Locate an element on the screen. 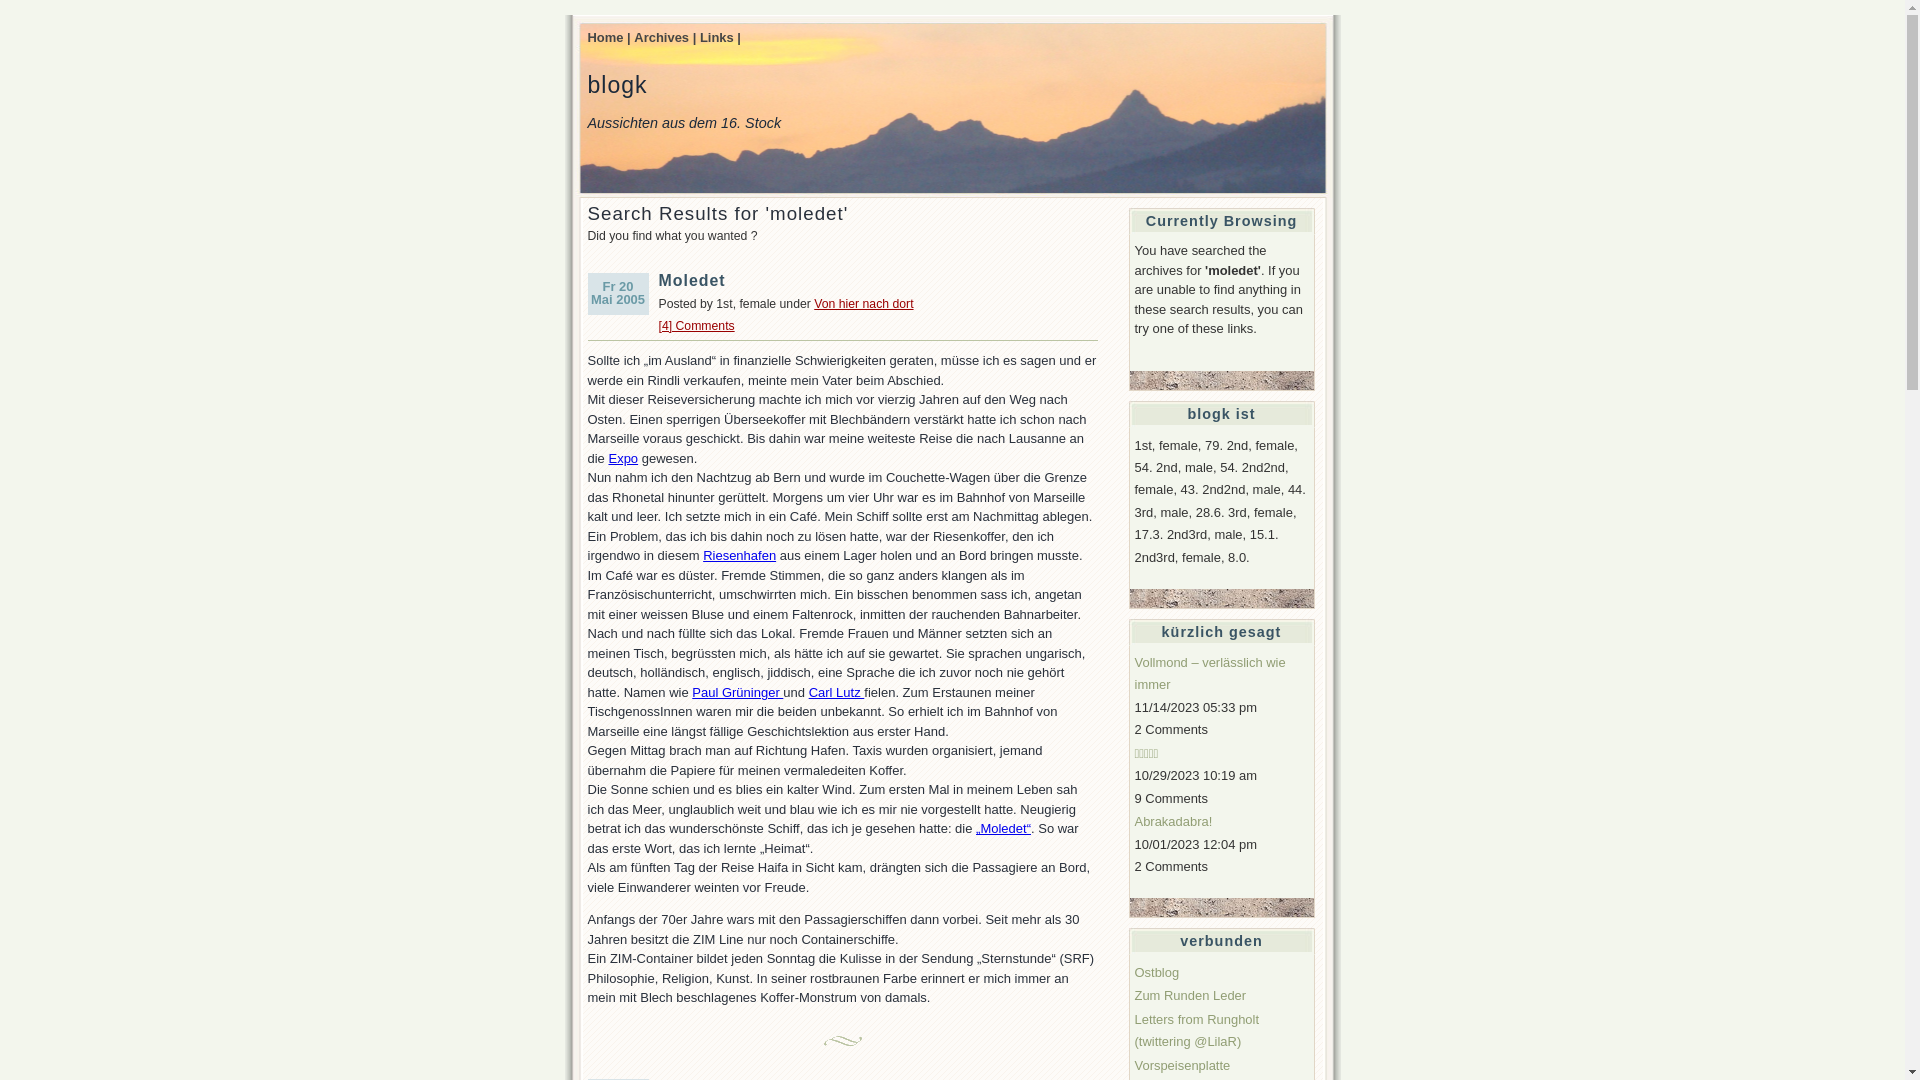 The width and height of the screenshot is (1920, 1080). 'Home |' is located at coordinates (587, 37).